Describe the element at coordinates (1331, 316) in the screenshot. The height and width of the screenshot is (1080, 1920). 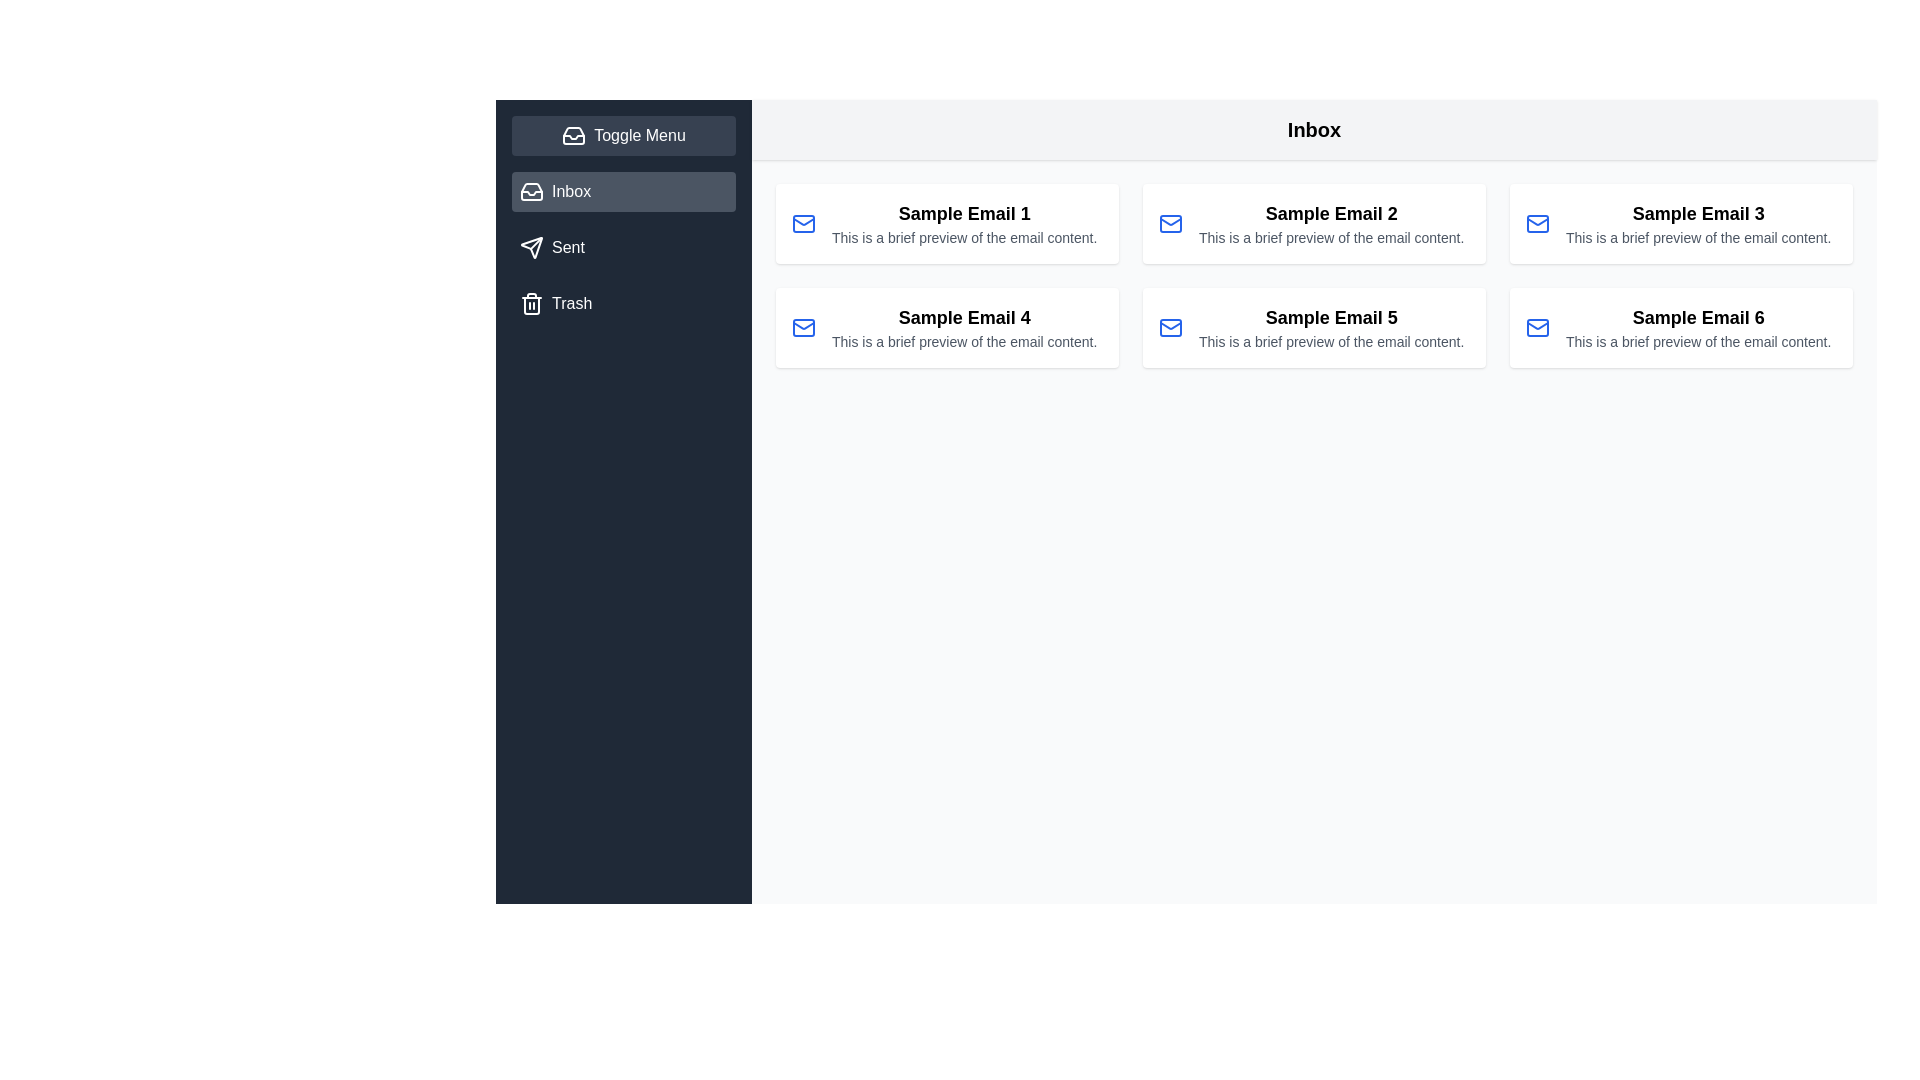
I see `the bold, large-sized text displaying 'Sample Email 5'` at that location.